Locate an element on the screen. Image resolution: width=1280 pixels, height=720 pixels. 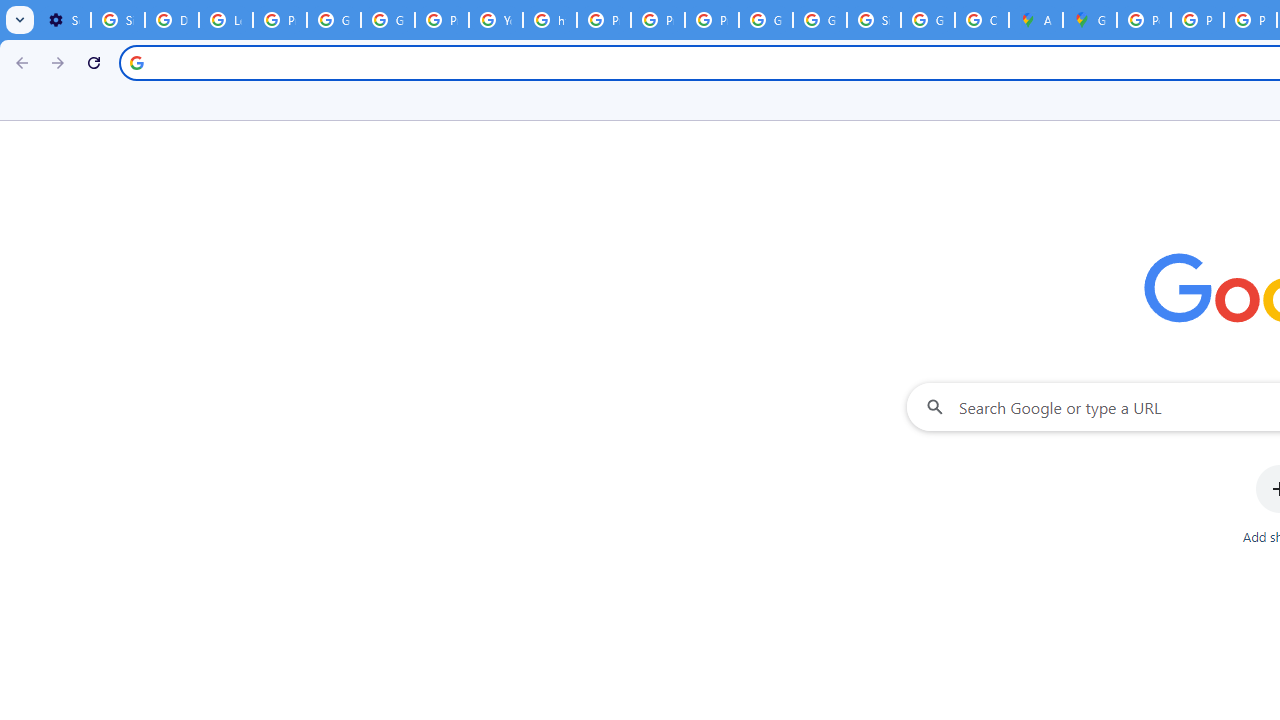
'Google Maps' is located at coordinates (1088, 20).